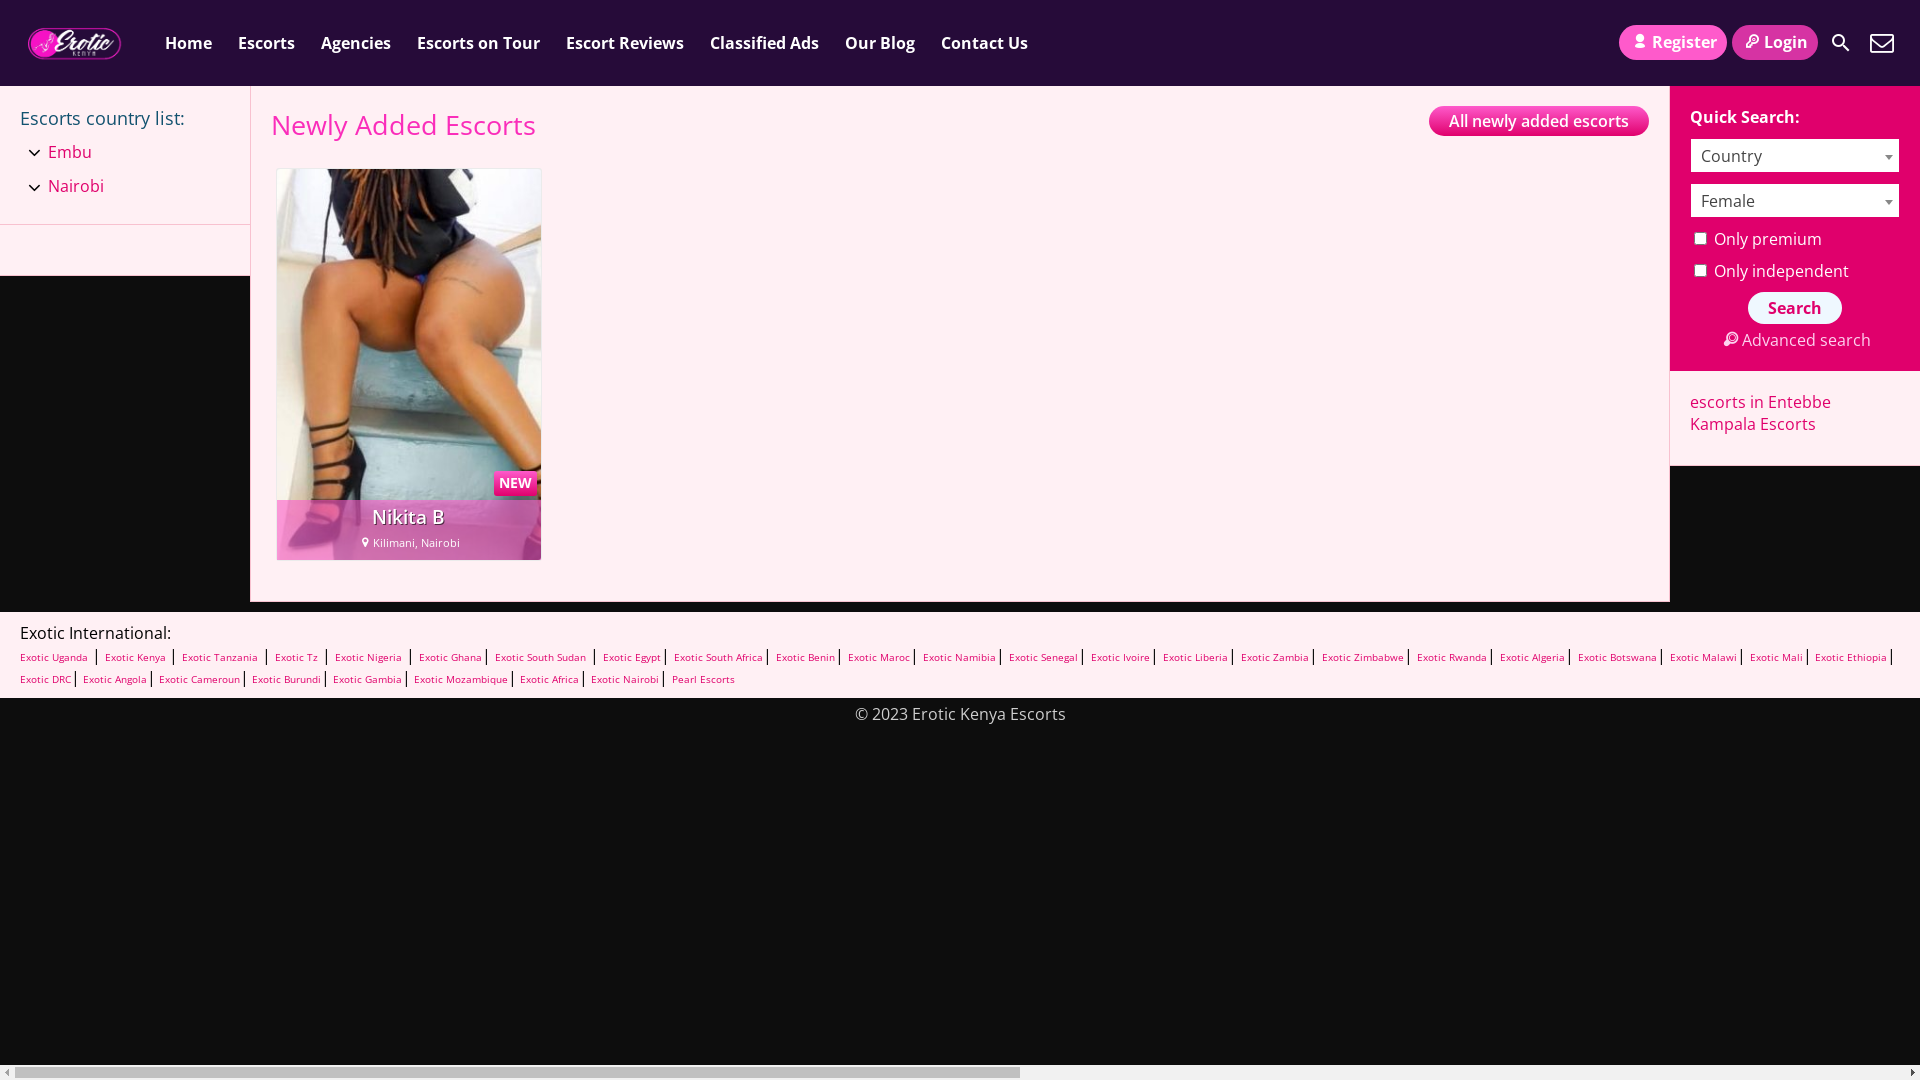 The width and height of the screenshot is (1920, 1080). Describe the element at coordinates (878, 656) in the screenshot. I see `'Exotic Maroc'` at that location.